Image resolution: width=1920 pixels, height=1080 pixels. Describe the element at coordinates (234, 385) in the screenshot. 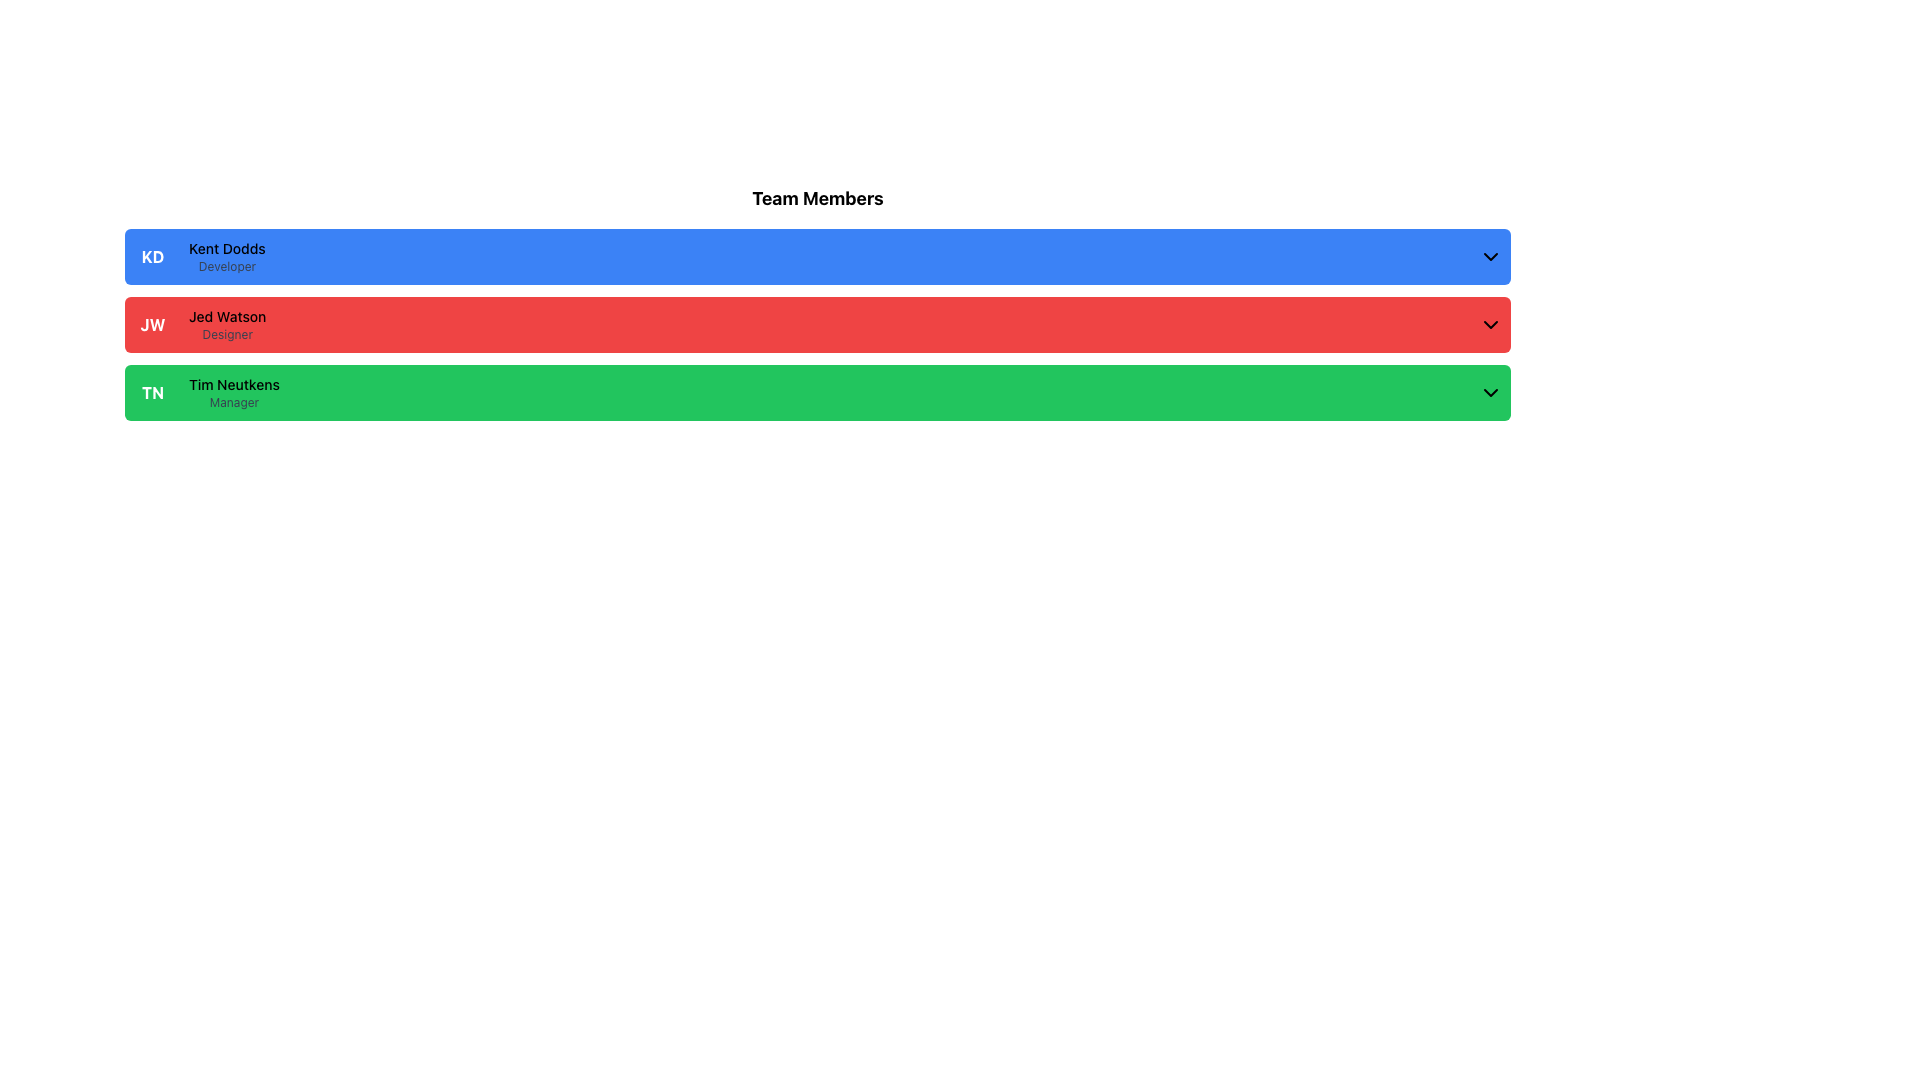

I see `the text label identifying 'Tim Neutkens' located in the green section labeled 'TN', positioned above the text 'Manager'` at that location.